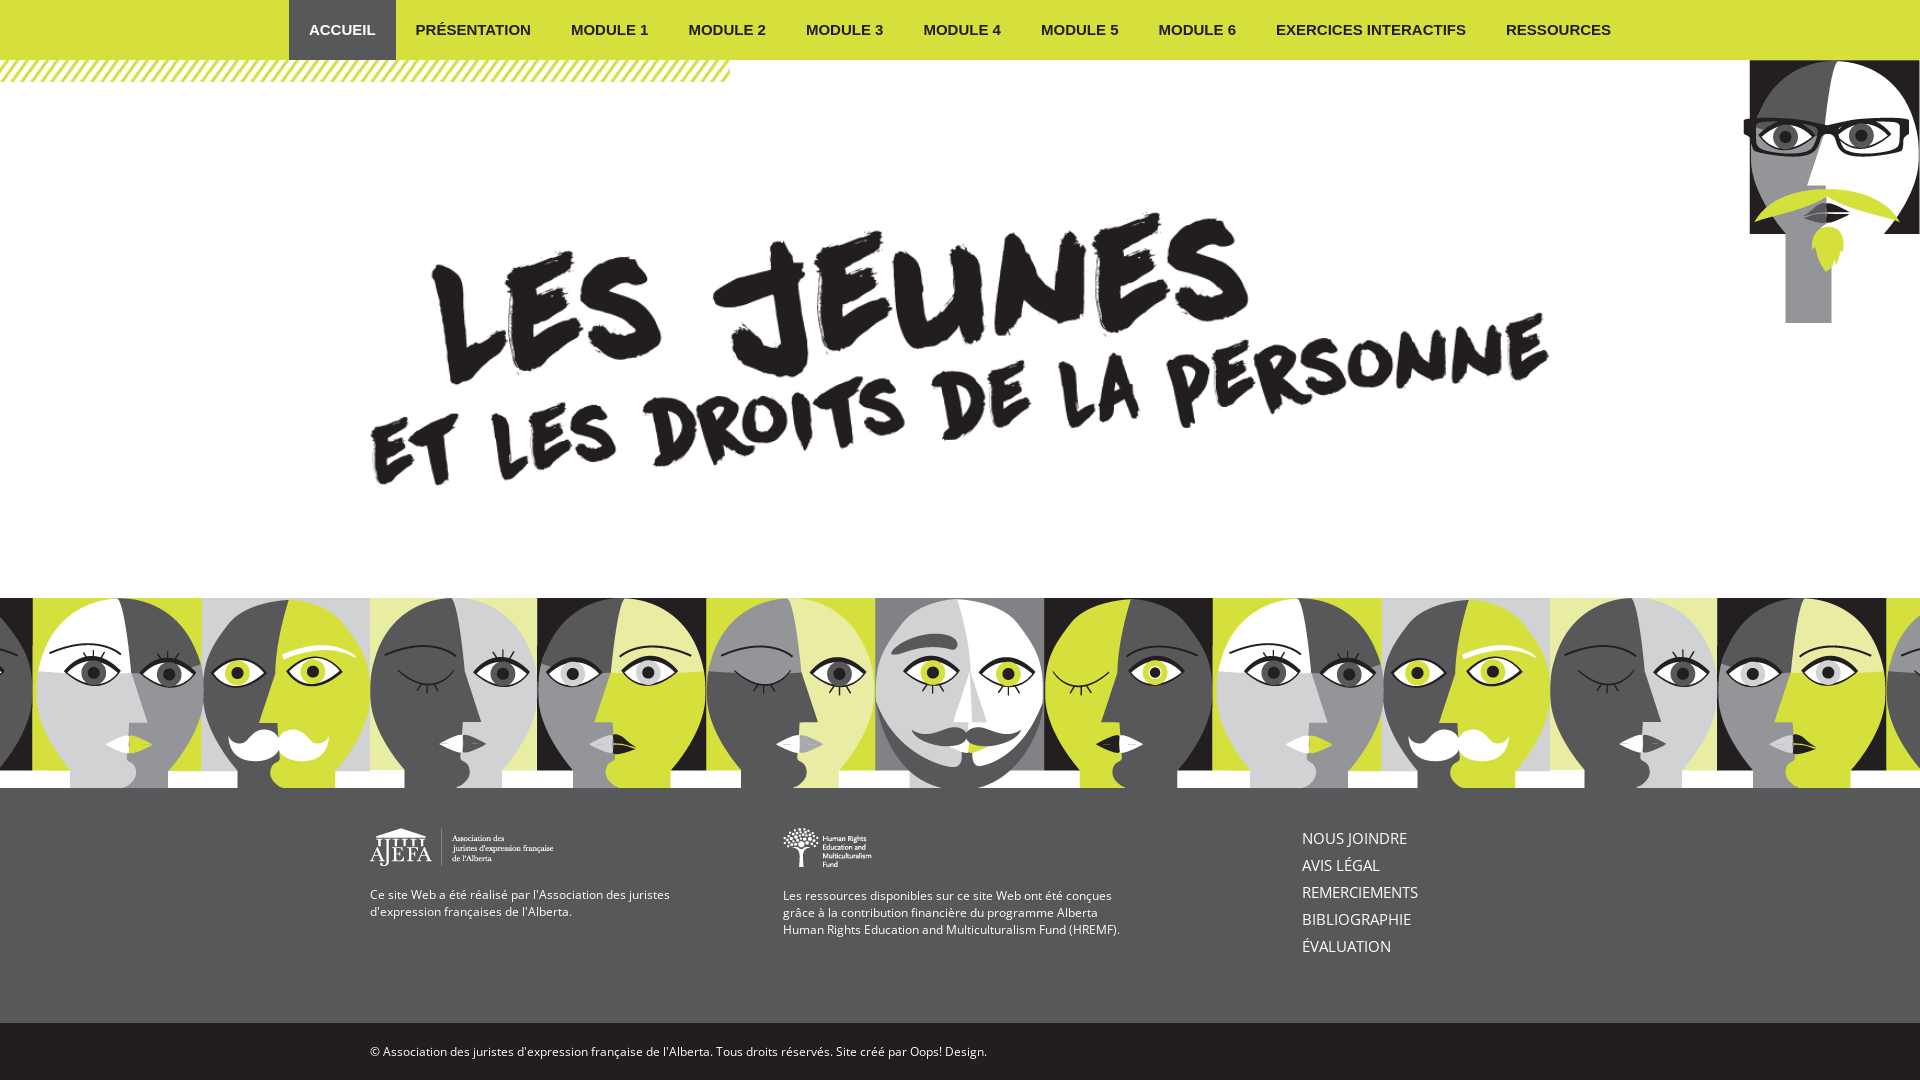  What do you see at coordinates (1079, 30) in the screenshot?
I see `'MODULE 5'` at bounding box center [1079, 30].